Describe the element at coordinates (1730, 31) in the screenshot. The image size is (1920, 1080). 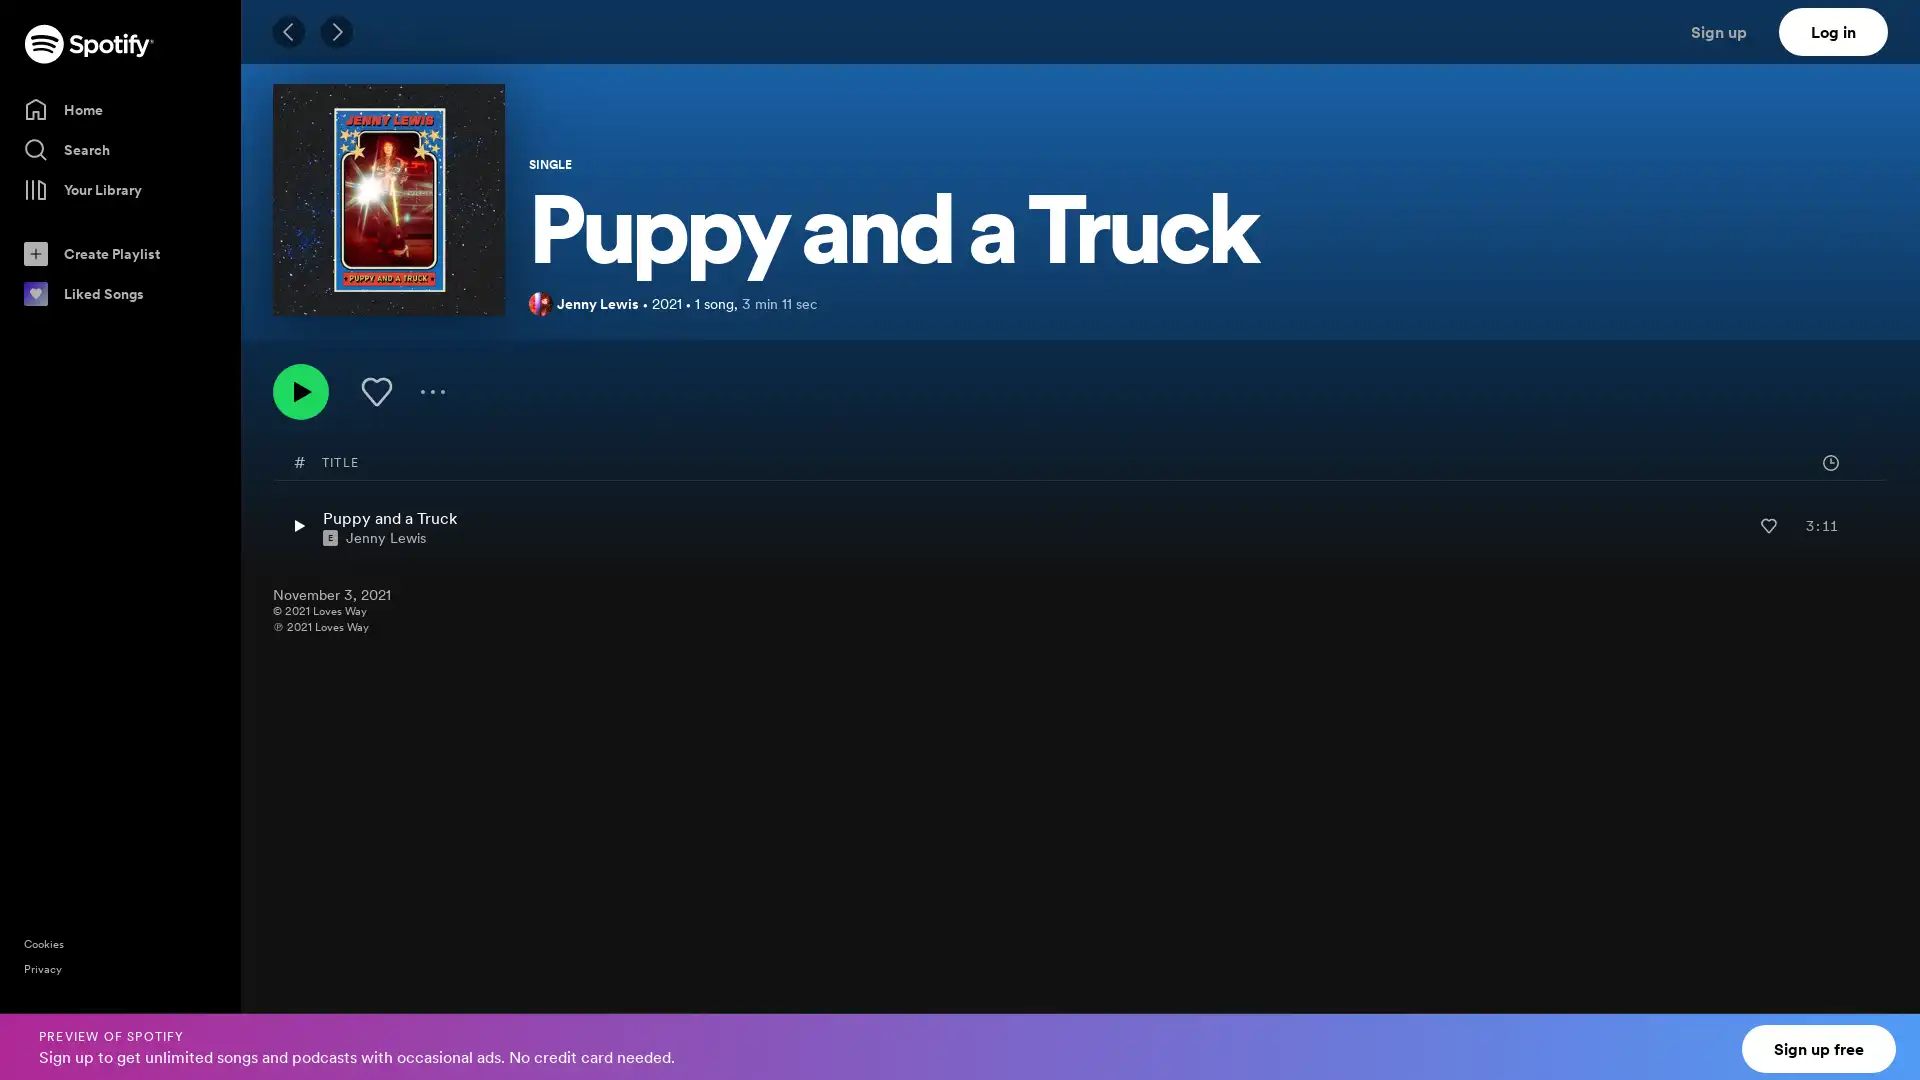
I see `Sign up` at that location.